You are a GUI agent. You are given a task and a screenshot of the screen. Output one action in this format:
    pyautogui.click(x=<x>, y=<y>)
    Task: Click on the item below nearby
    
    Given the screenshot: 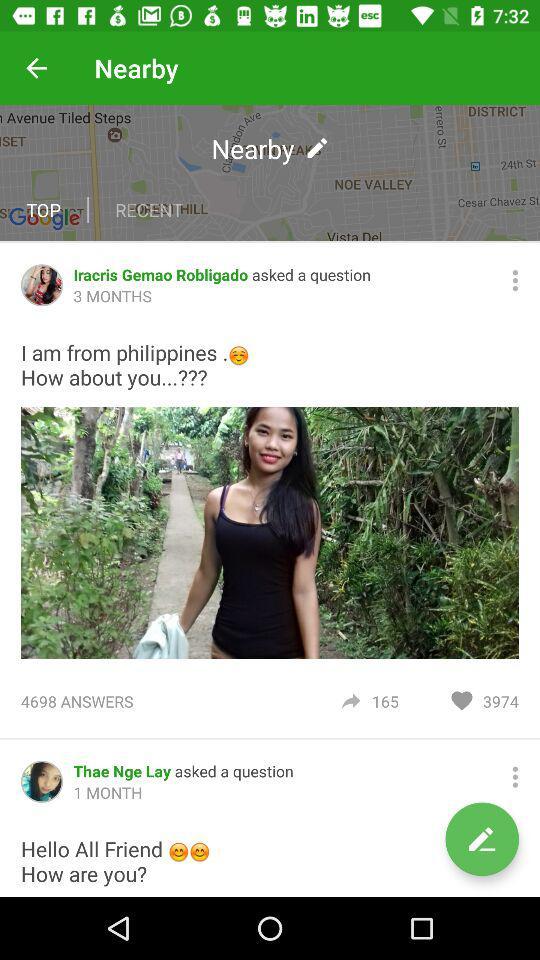 What is the action you would take?
    pyautogui.click(x=148, y=210)
    